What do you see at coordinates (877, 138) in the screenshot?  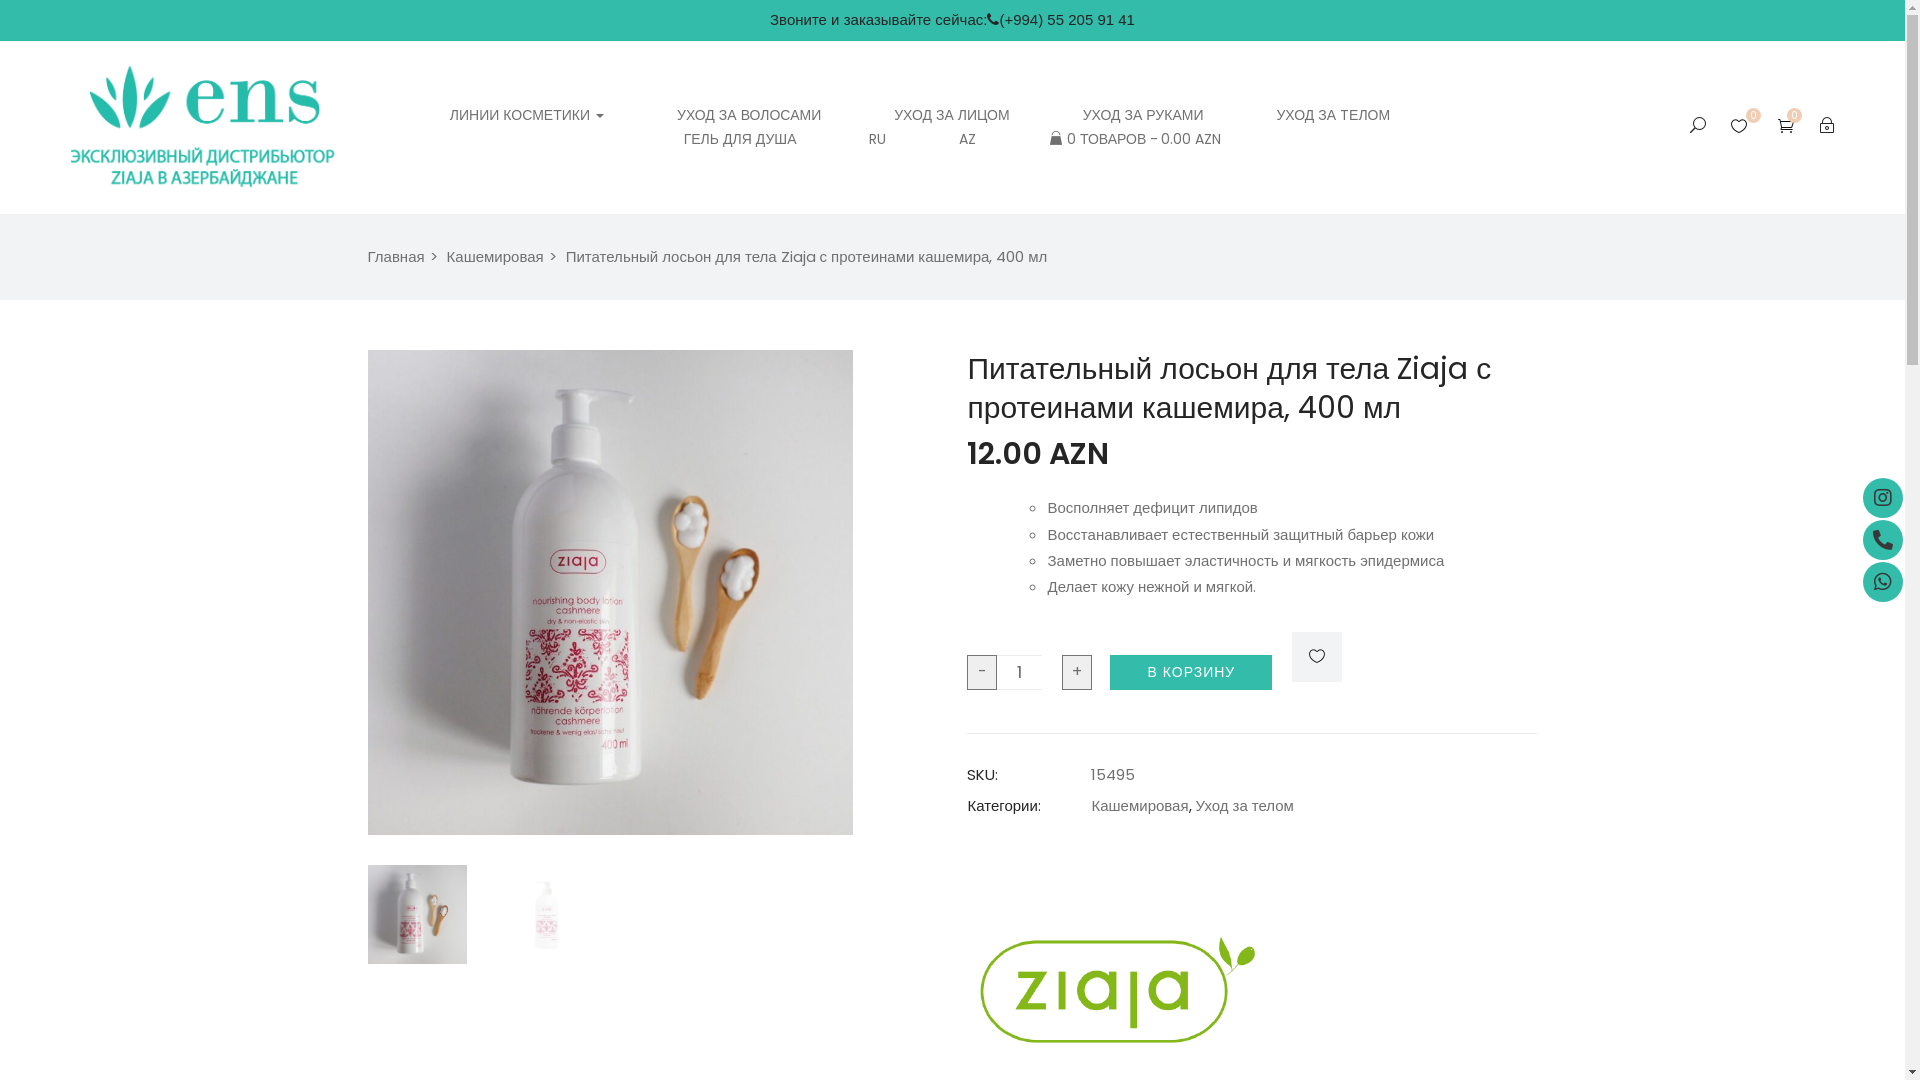 I see `'RU'` at bounding box center [877, 138].